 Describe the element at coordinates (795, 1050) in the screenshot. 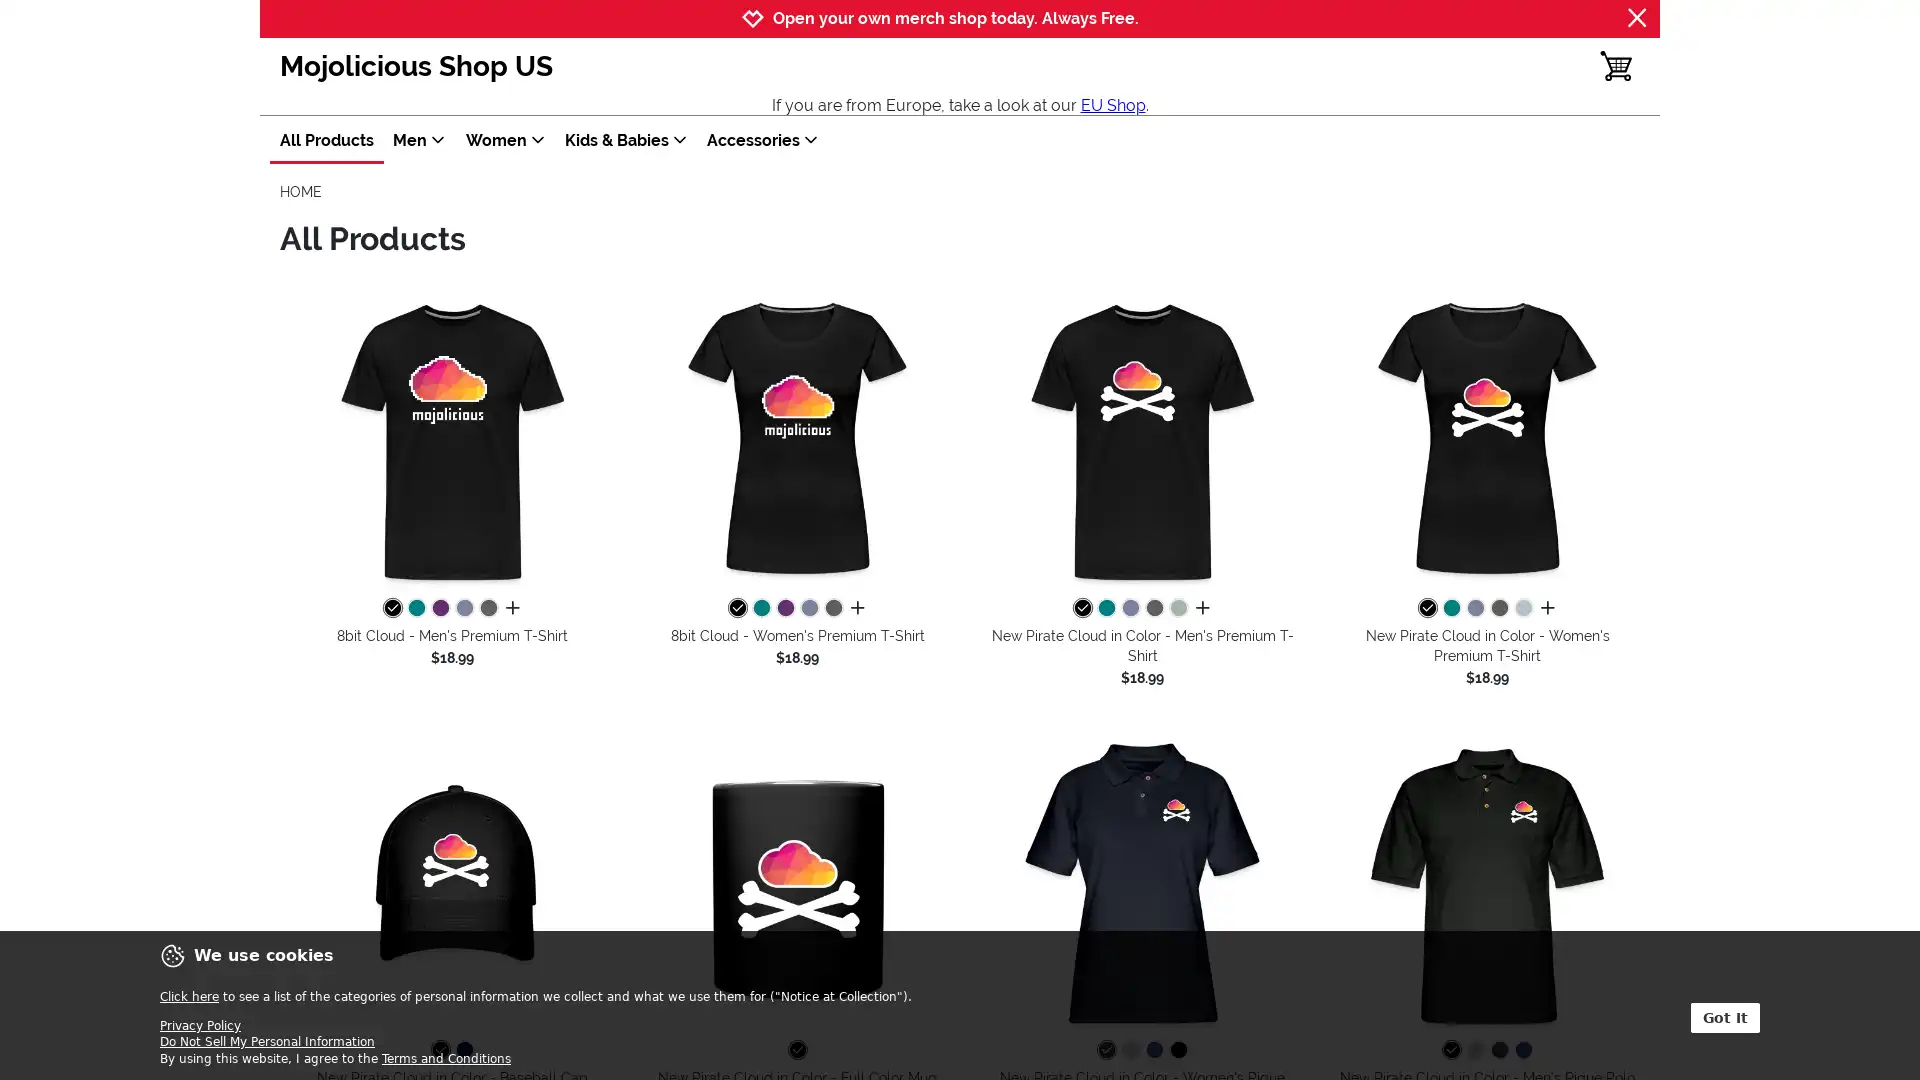

I see `black` at that location.